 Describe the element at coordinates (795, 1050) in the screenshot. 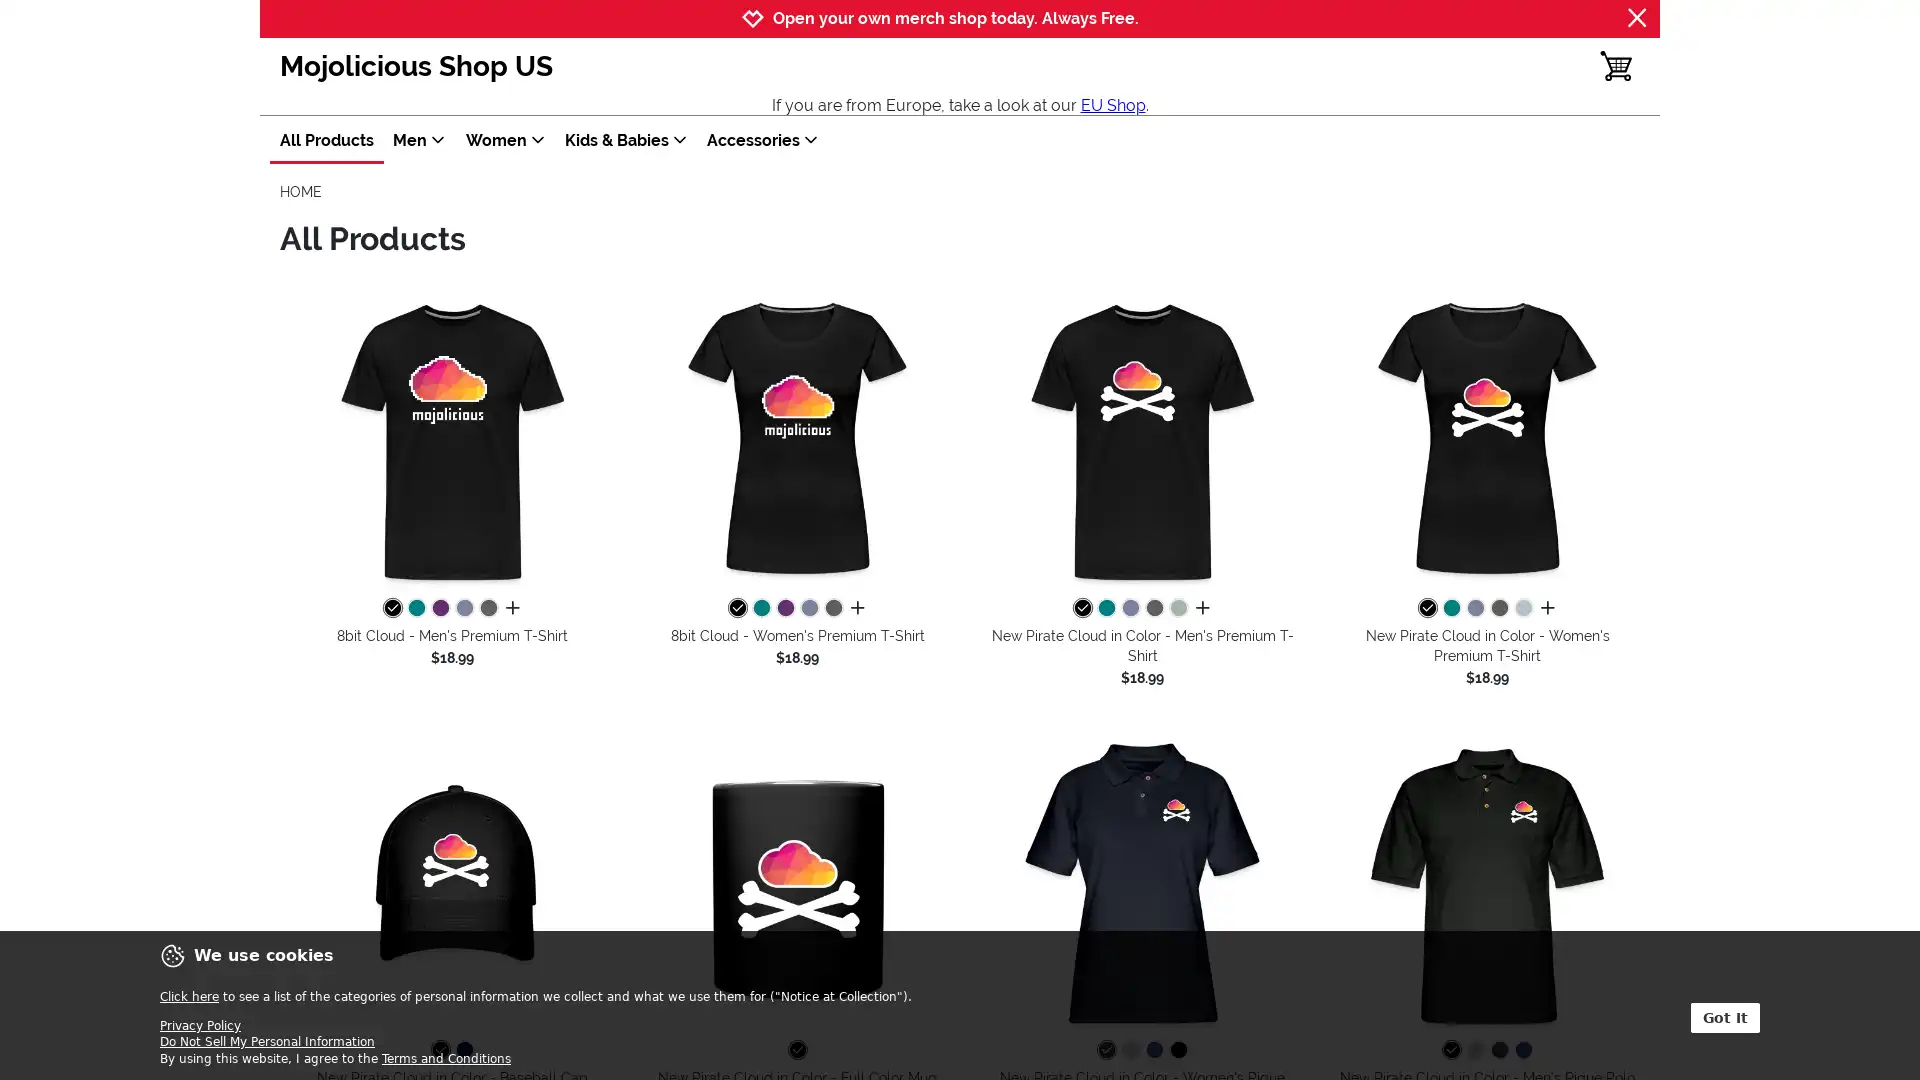

I see `black` at that location.